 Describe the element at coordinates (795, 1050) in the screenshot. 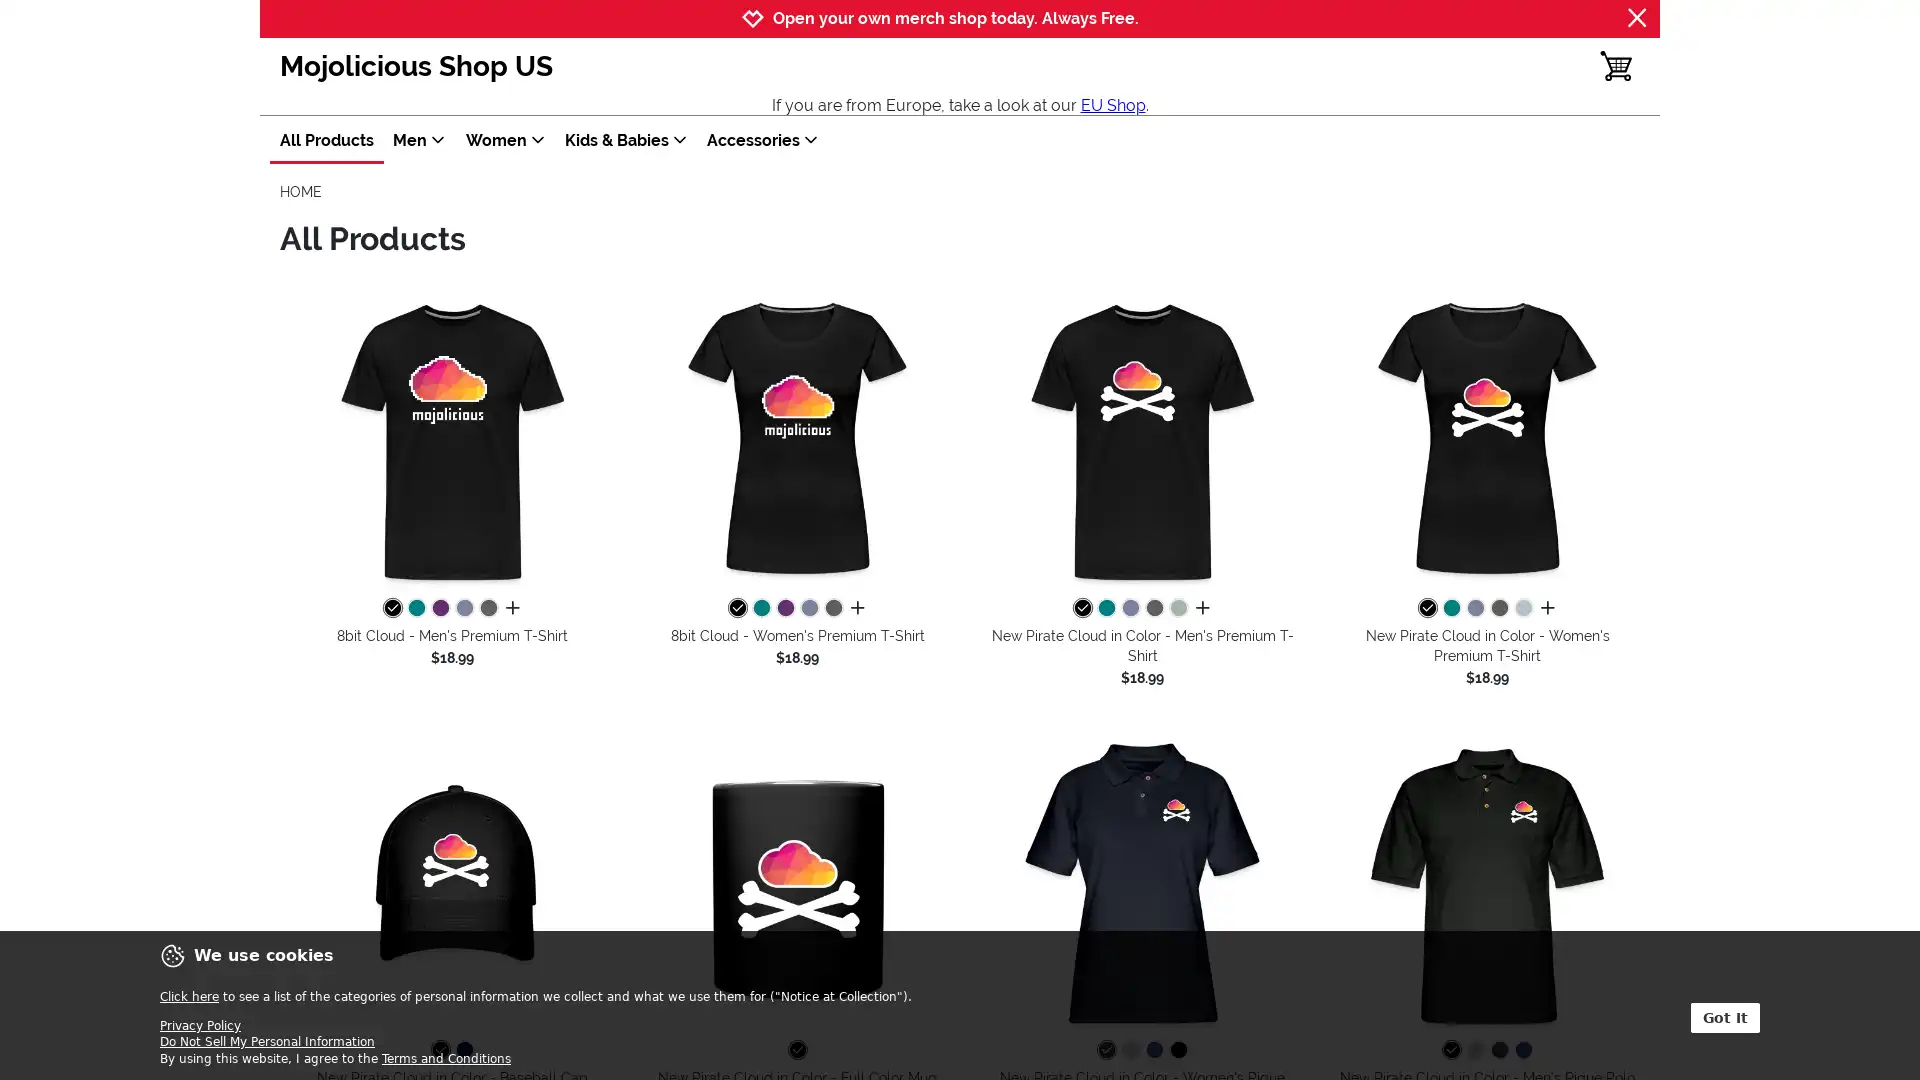

I see `black` at that location.